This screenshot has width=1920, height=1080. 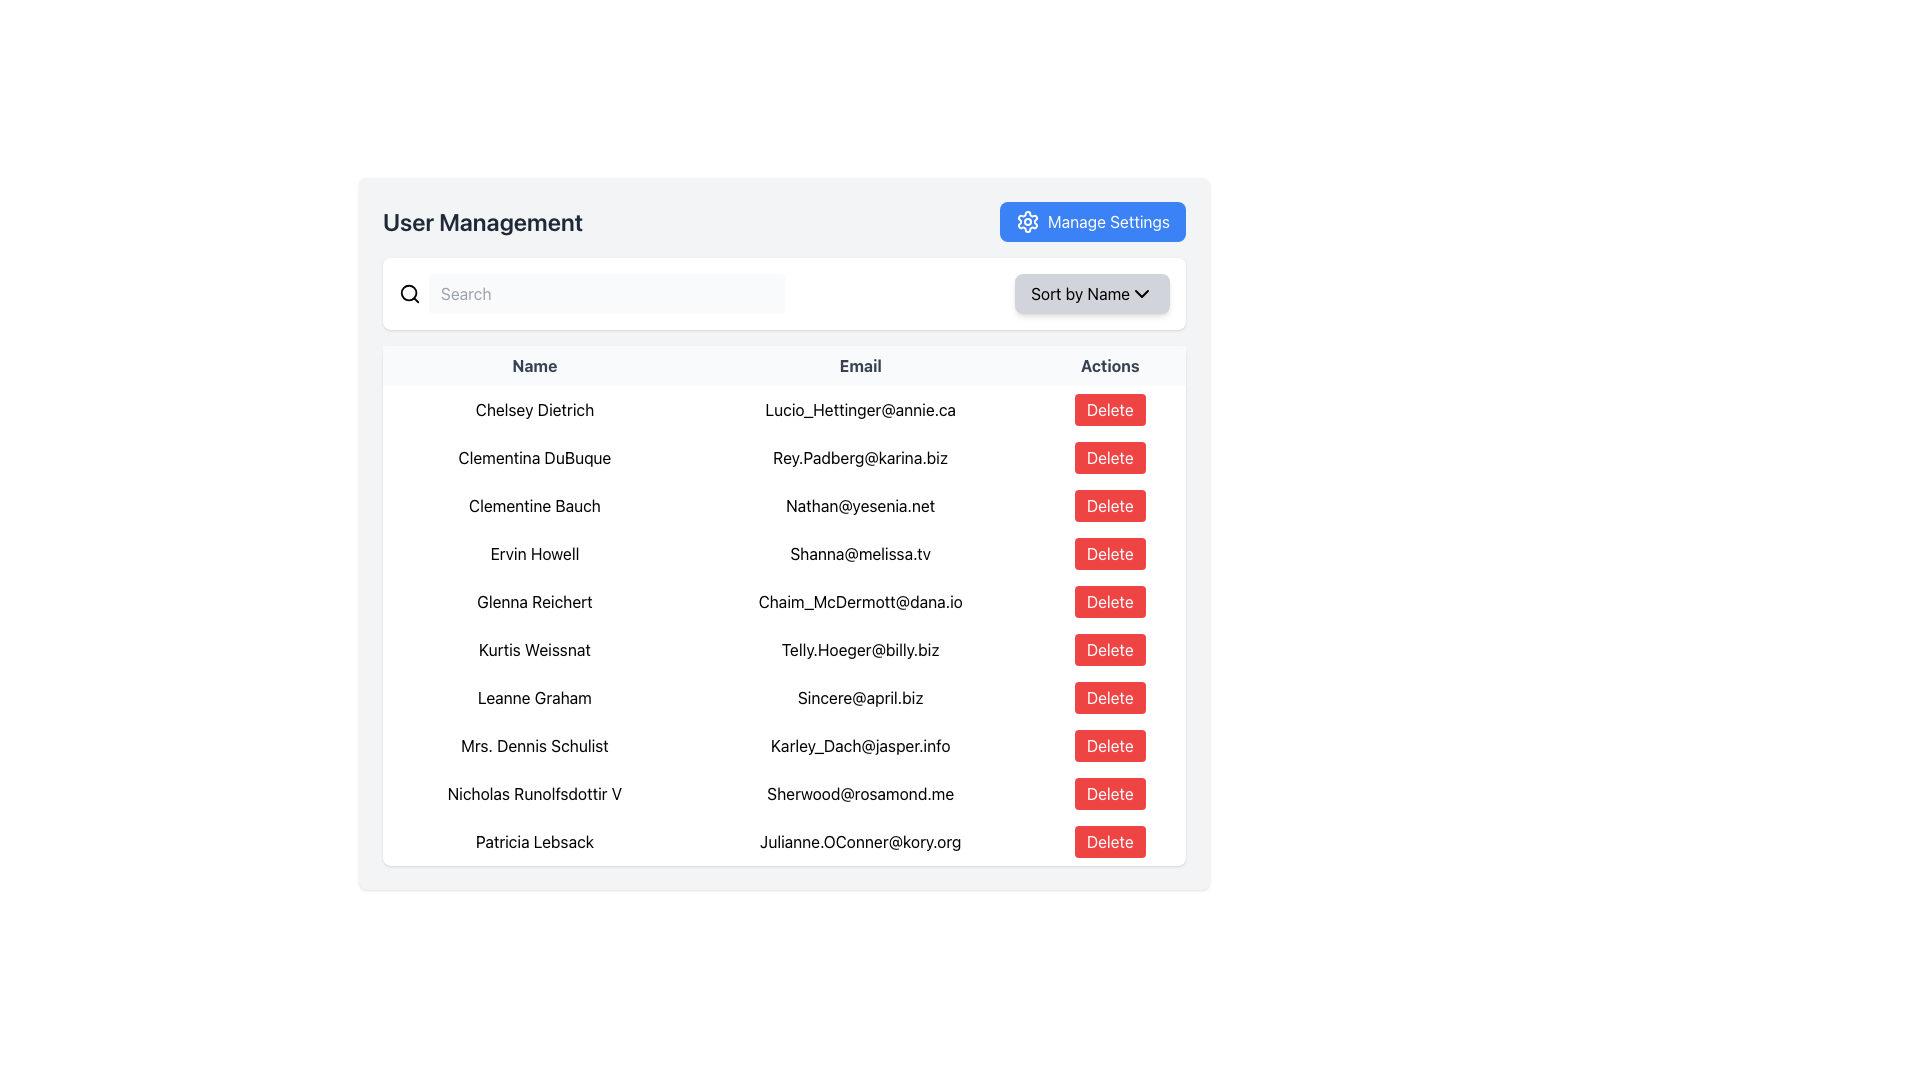 What do you see at coordinates (534, 745) in the screenshot?
I see `the text label displaying 'Mrs. Dennis Schulist' located in the 'Name' column of the table in the seventh row` at bounding box center [534, 745].